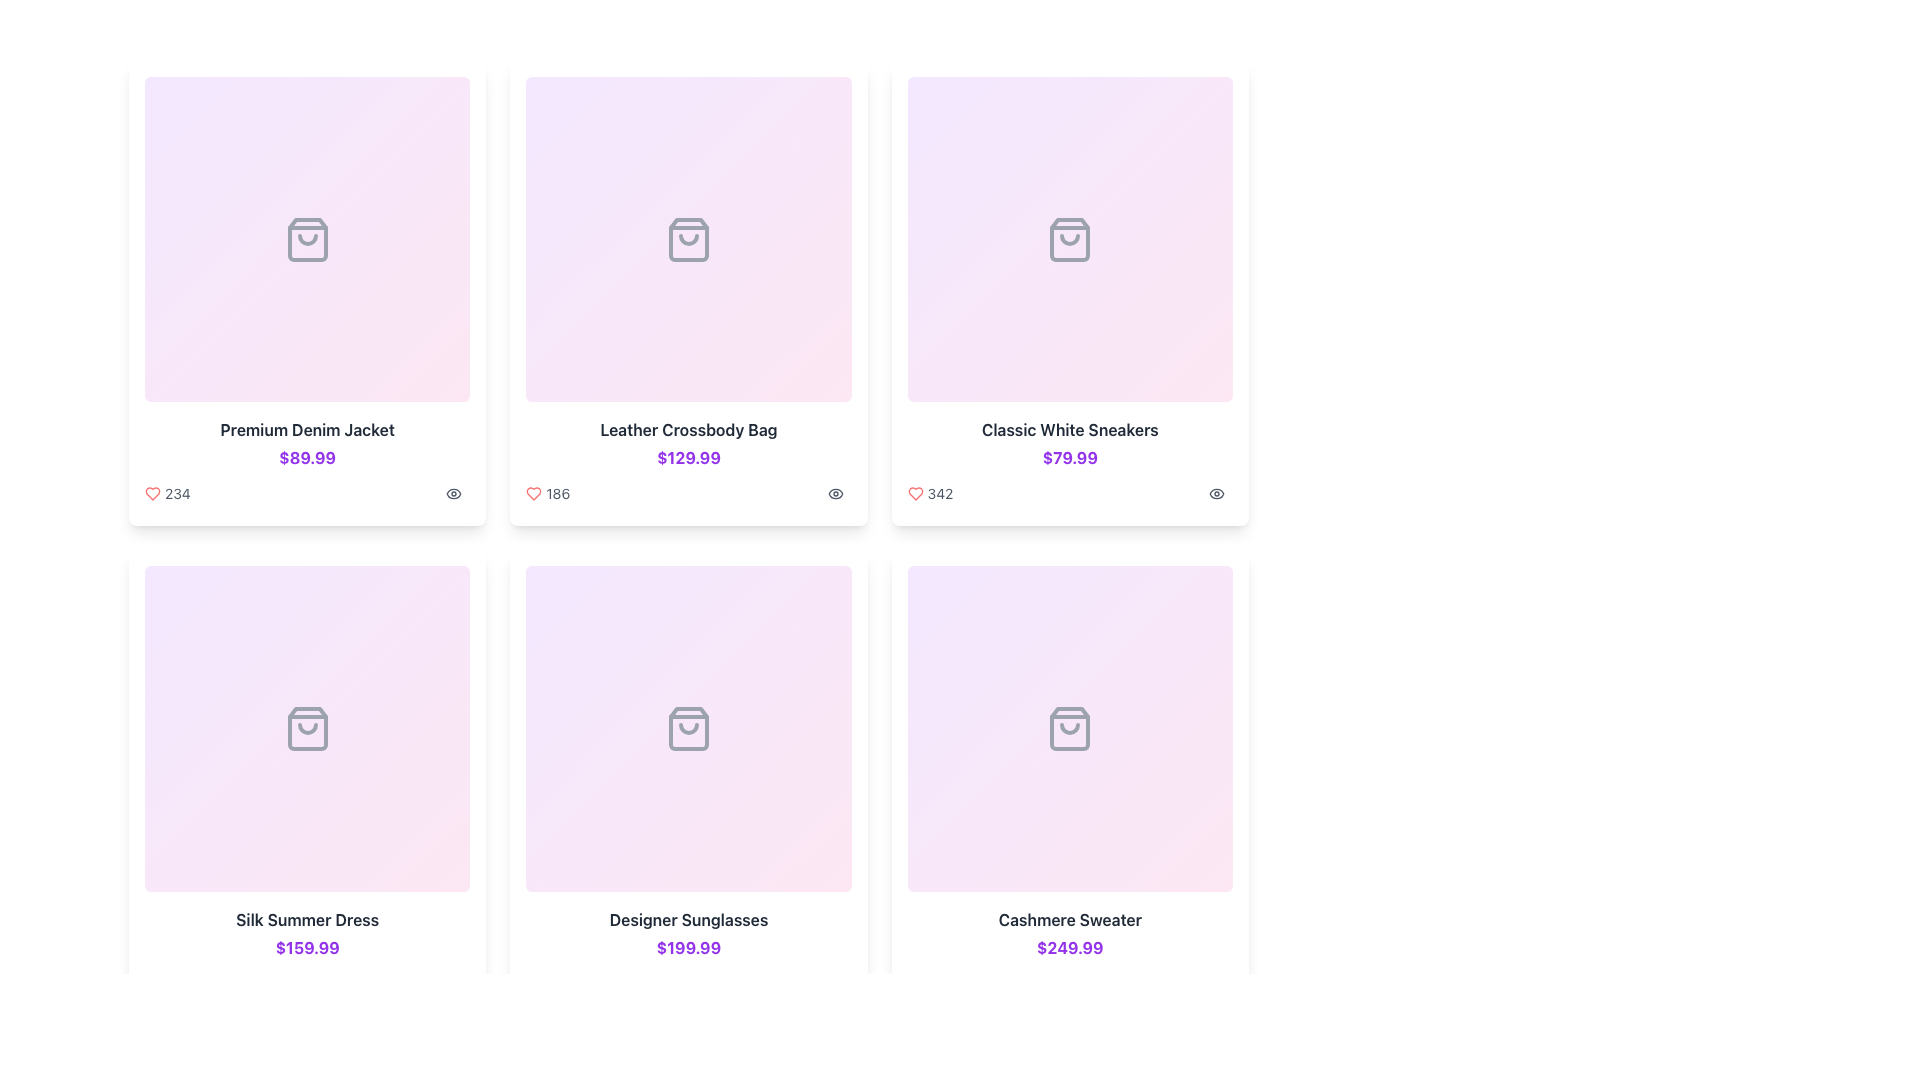 Image resolution: width=1920 pixels, height=1080 pixels. What do you see at coordinates (1069, 458) in the screenshot?
I see `the price display for the 'Classic White Sneakers' product, which is located directly below the product name and above user interaction metrics` at bounding box center [1069, 458].